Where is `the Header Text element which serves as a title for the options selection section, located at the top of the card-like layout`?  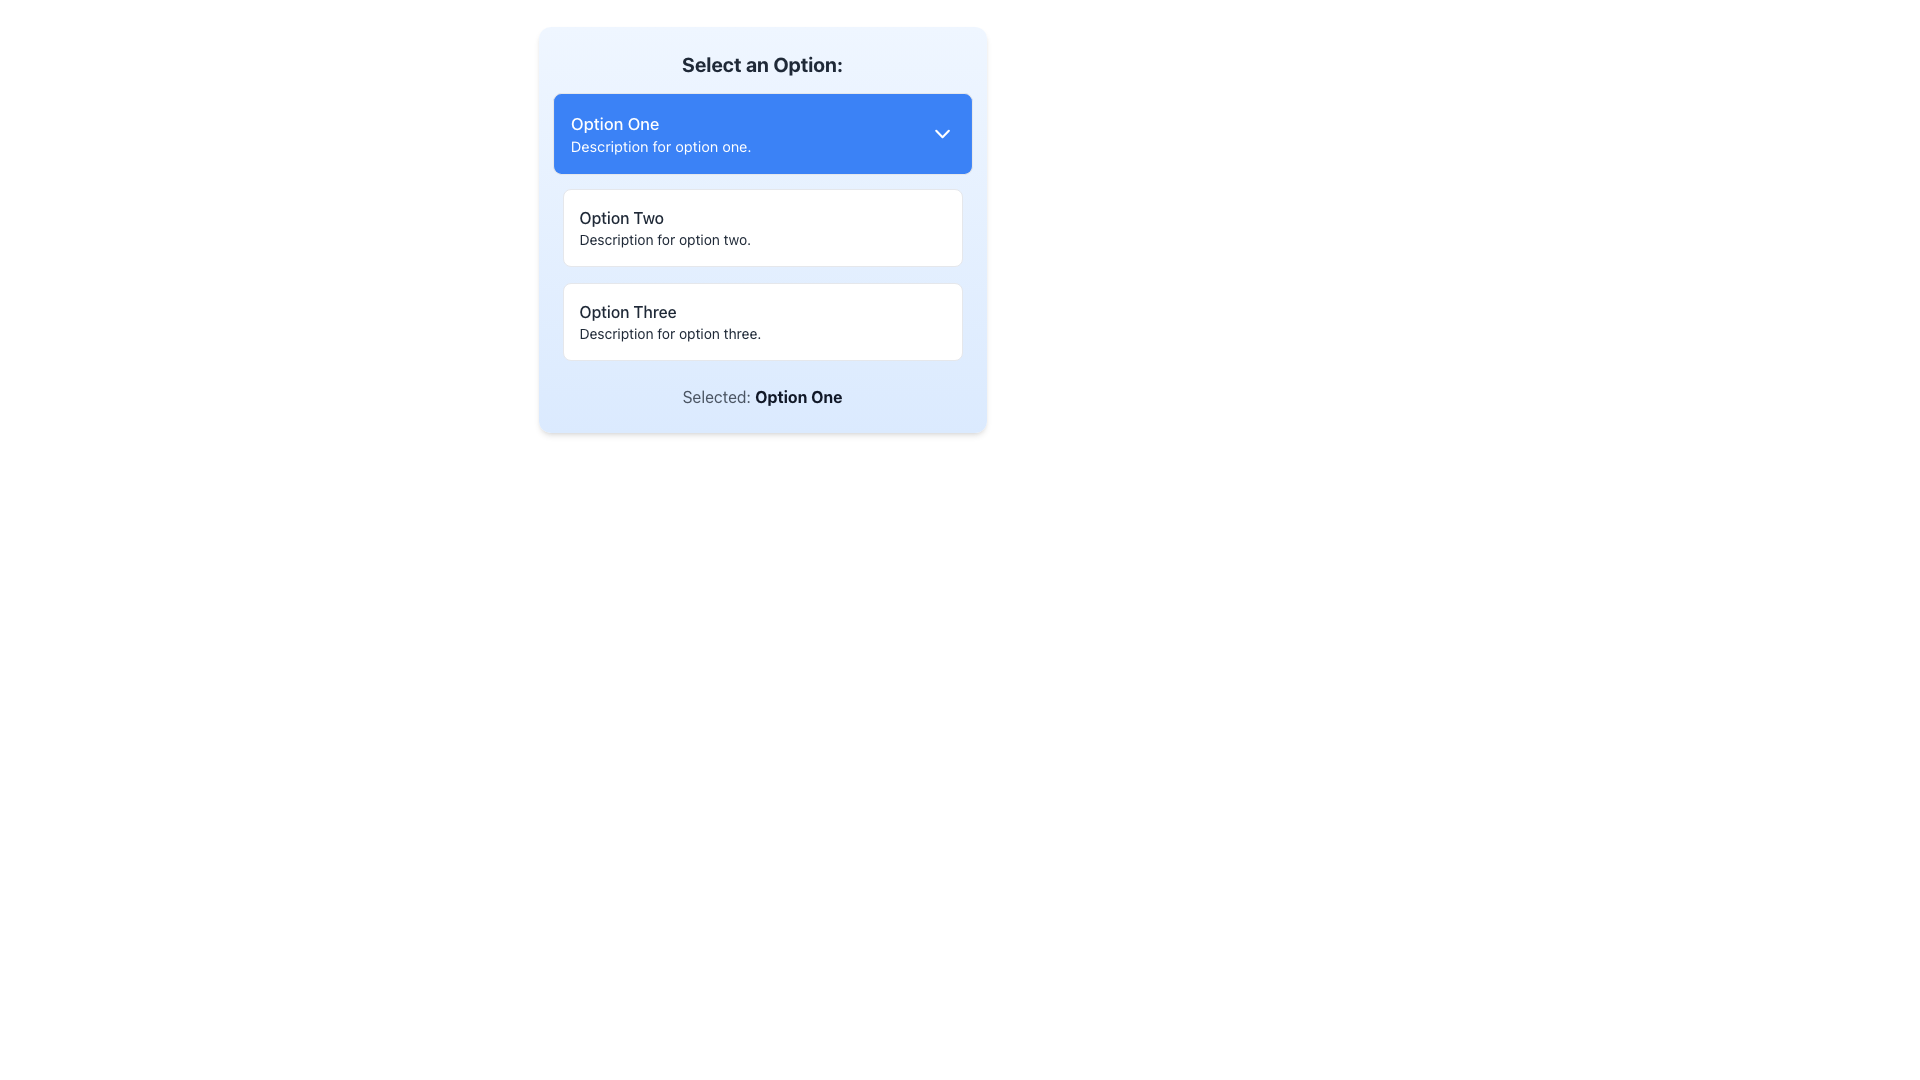 the Header Text element which serves as a title for the options selection section, located at the top of the card-like layout is located at coordinates (761, 64).